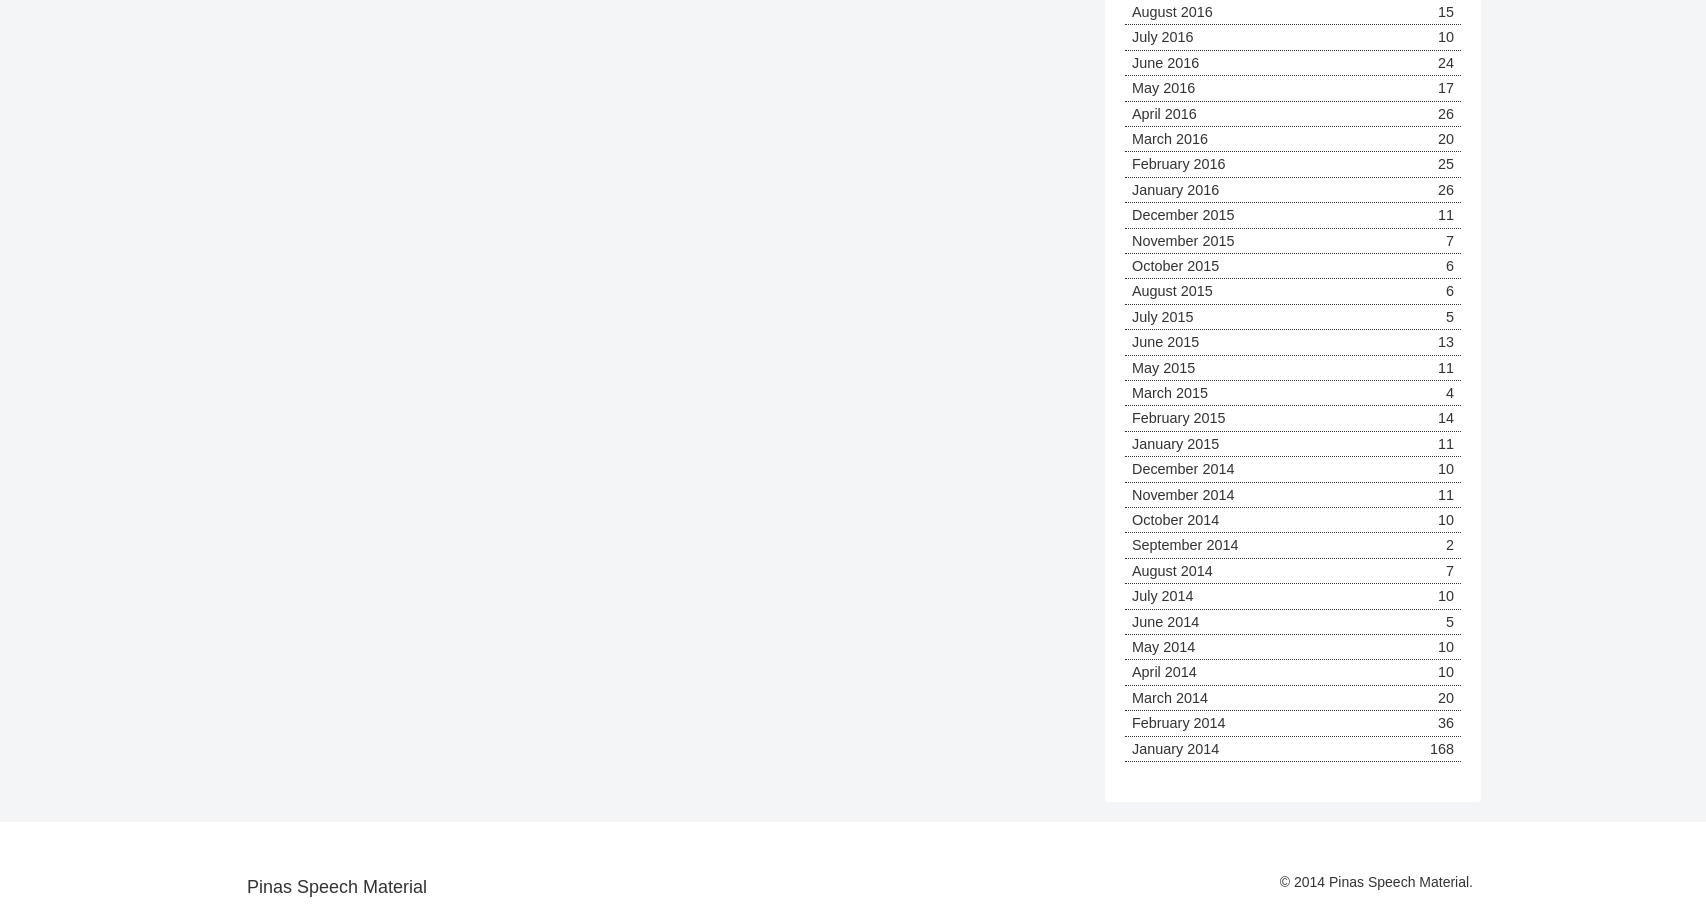 The image size is (1706, 907). Describe the element at coordinates (1444, 341) in the screenshot. I see `'13'` at that location.